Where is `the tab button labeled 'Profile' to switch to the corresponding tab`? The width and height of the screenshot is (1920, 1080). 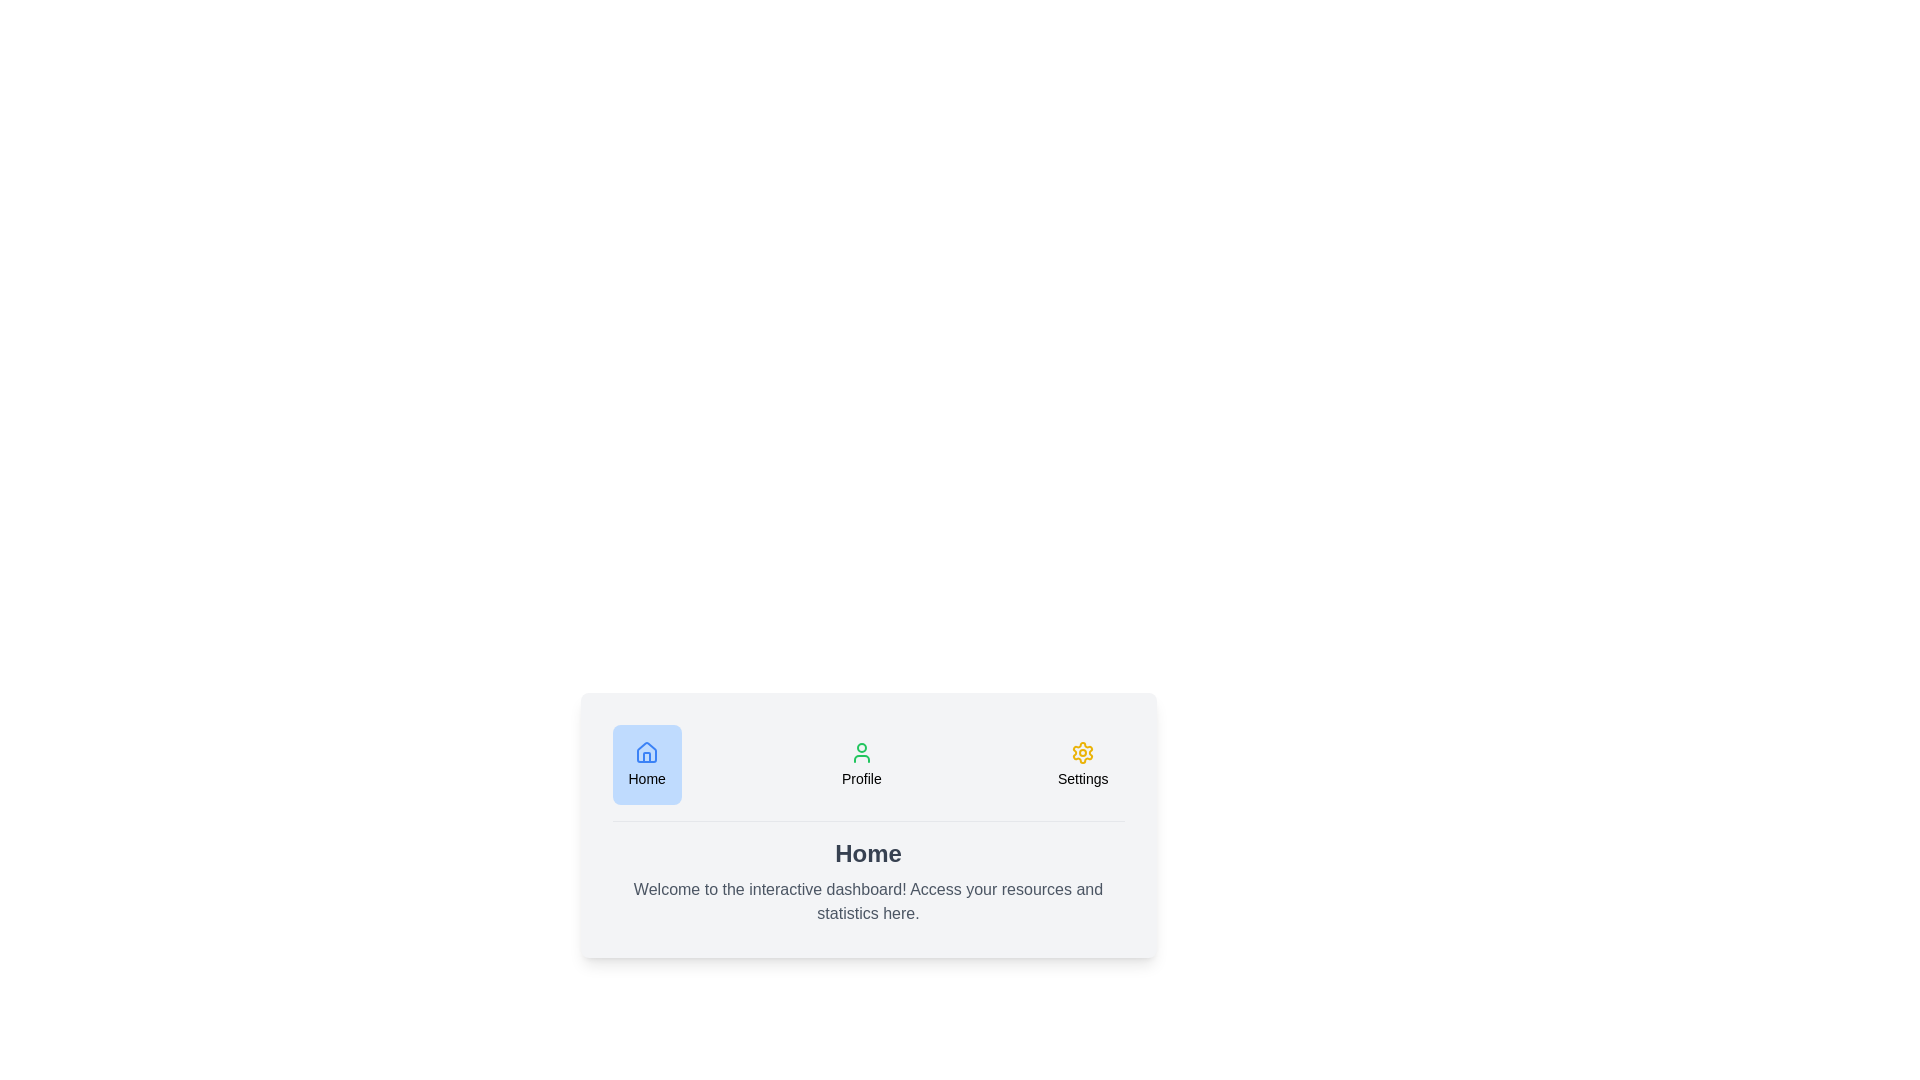 the tab button labeled 'Profile' to switch to the corresponding tab is located at coordinates (861, 764).